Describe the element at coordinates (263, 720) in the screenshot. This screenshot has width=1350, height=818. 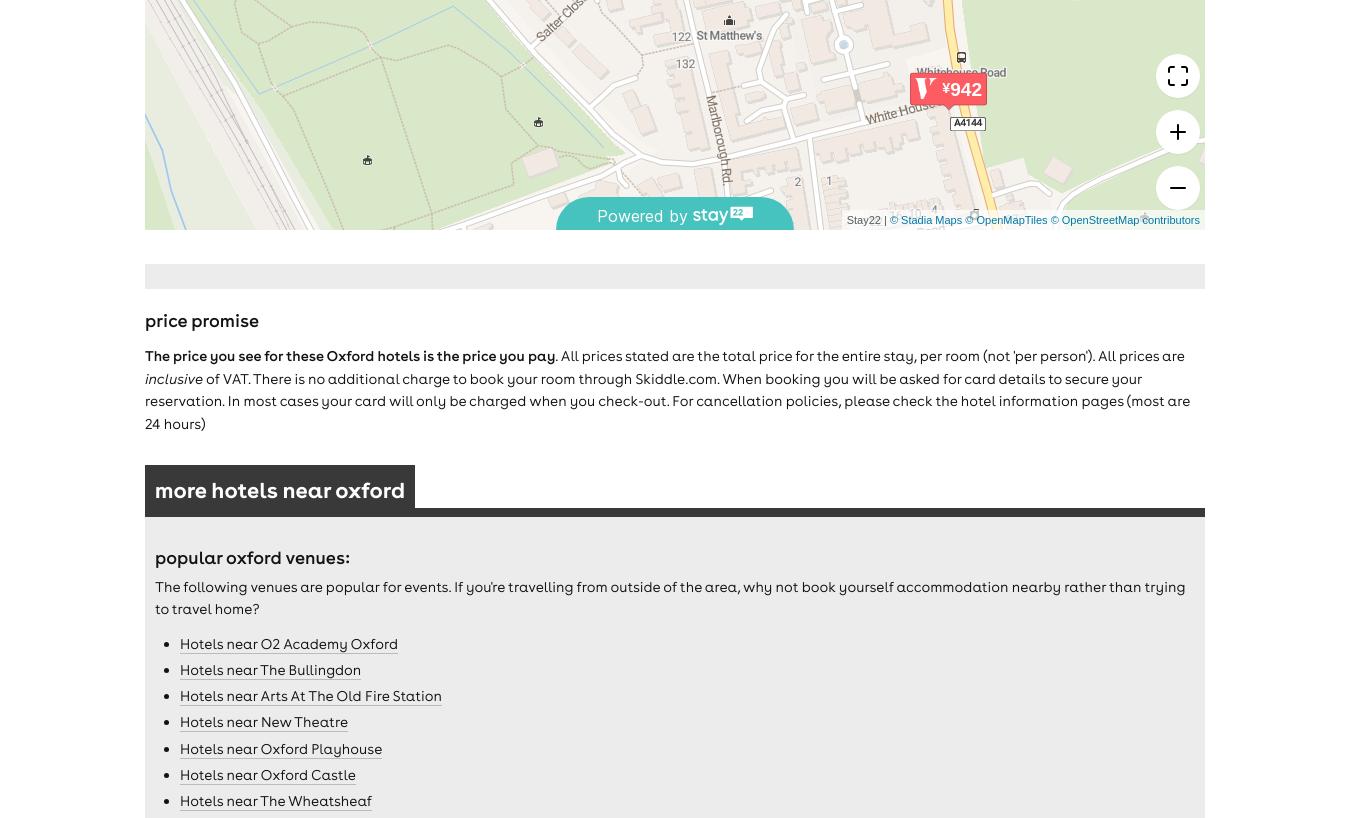
I see `'Hotels near New Theatre'` at that location.